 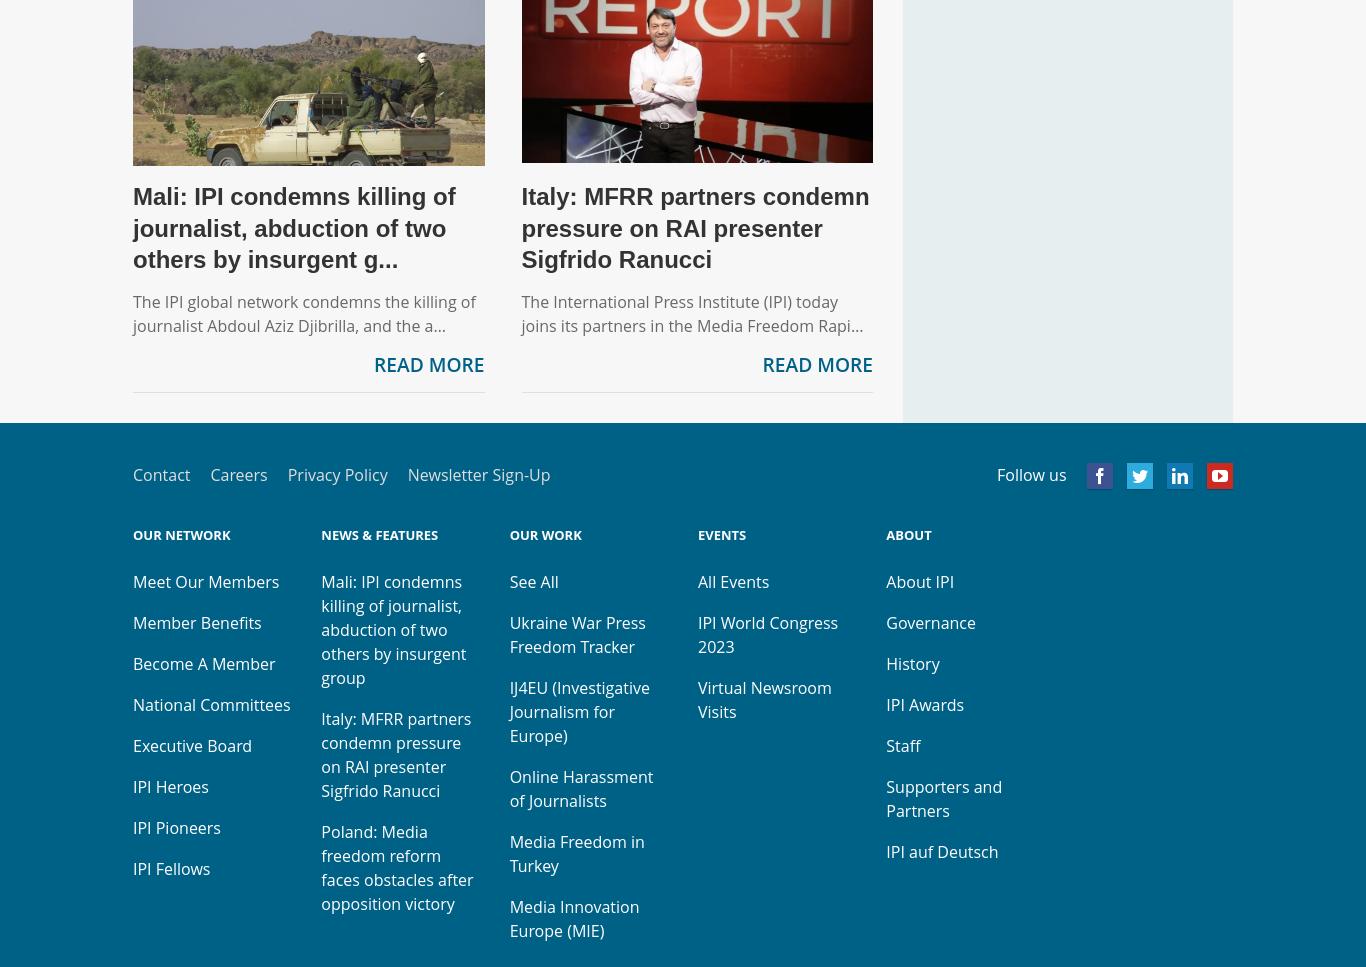 I want to click on 'All Events', so click(x=732, y=581).